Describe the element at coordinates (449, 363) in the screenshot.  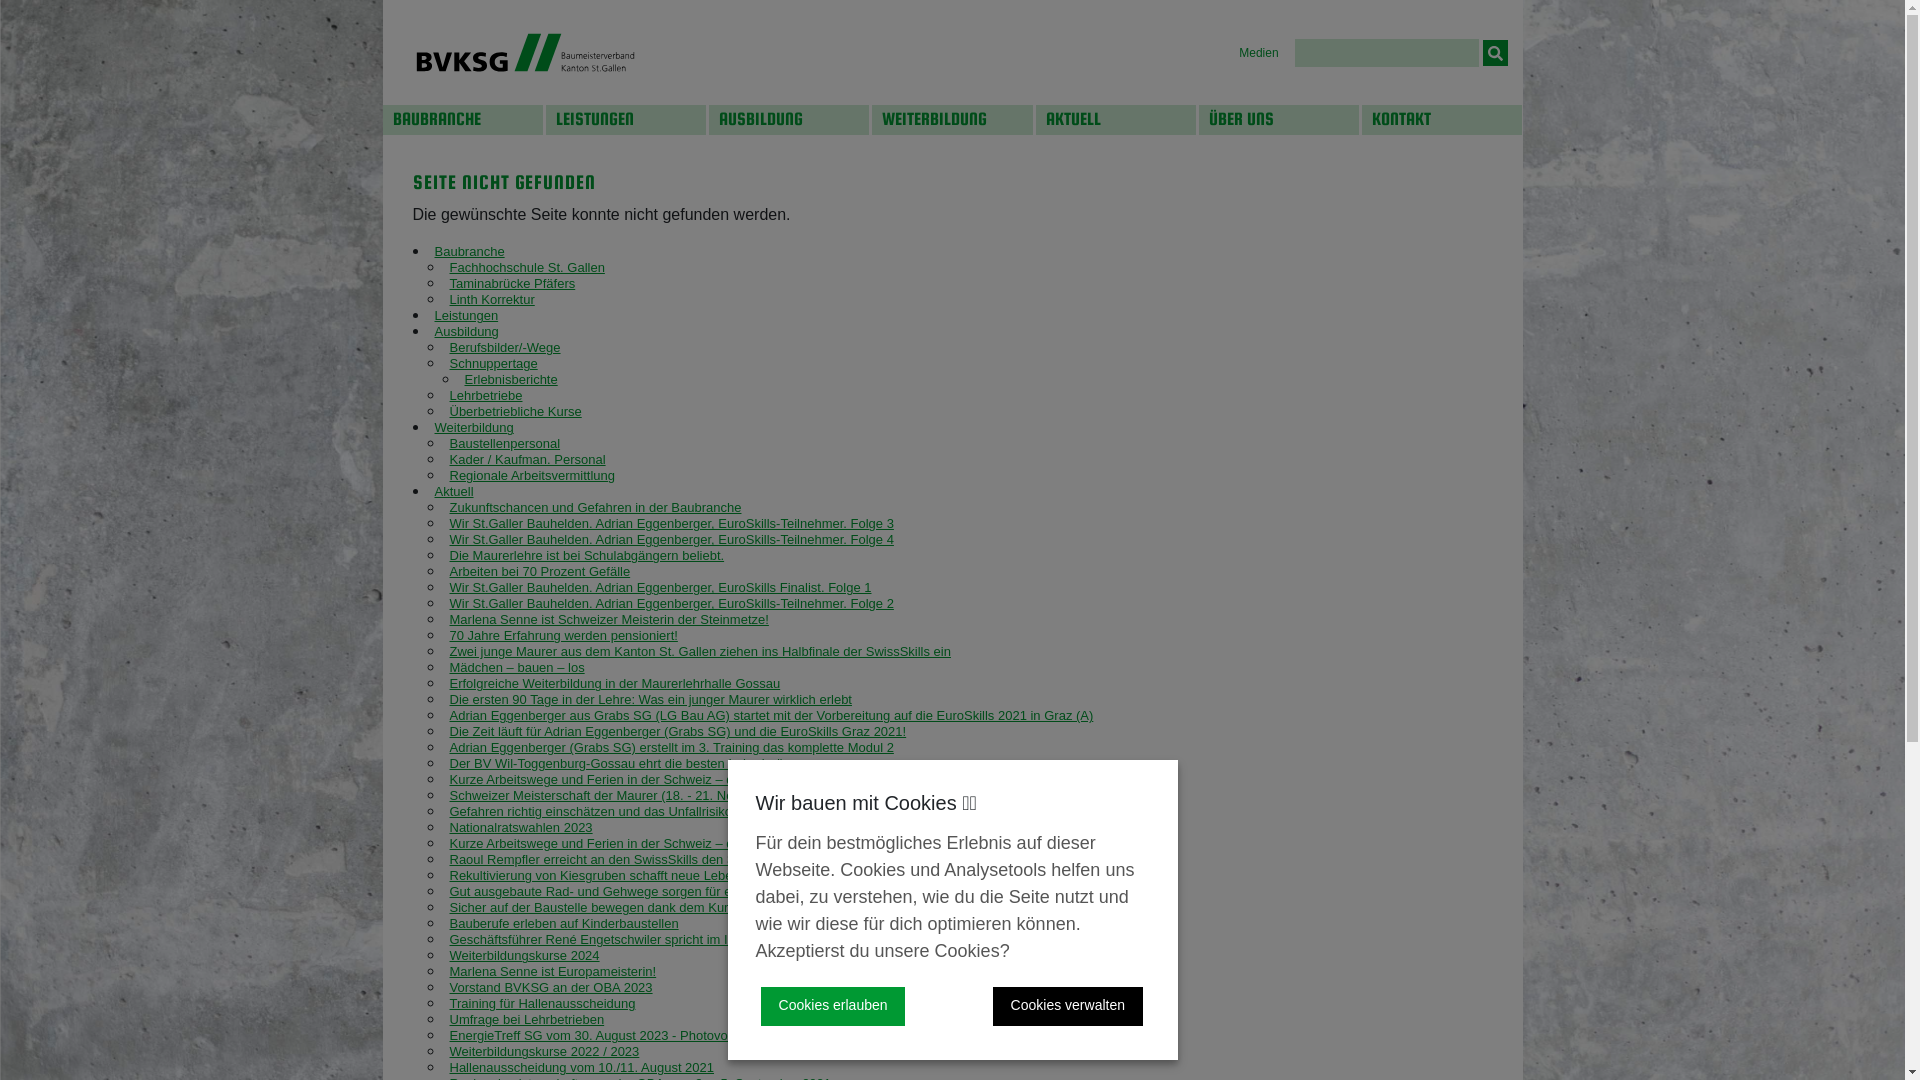
I see `'Schnuppertage'` at that location.